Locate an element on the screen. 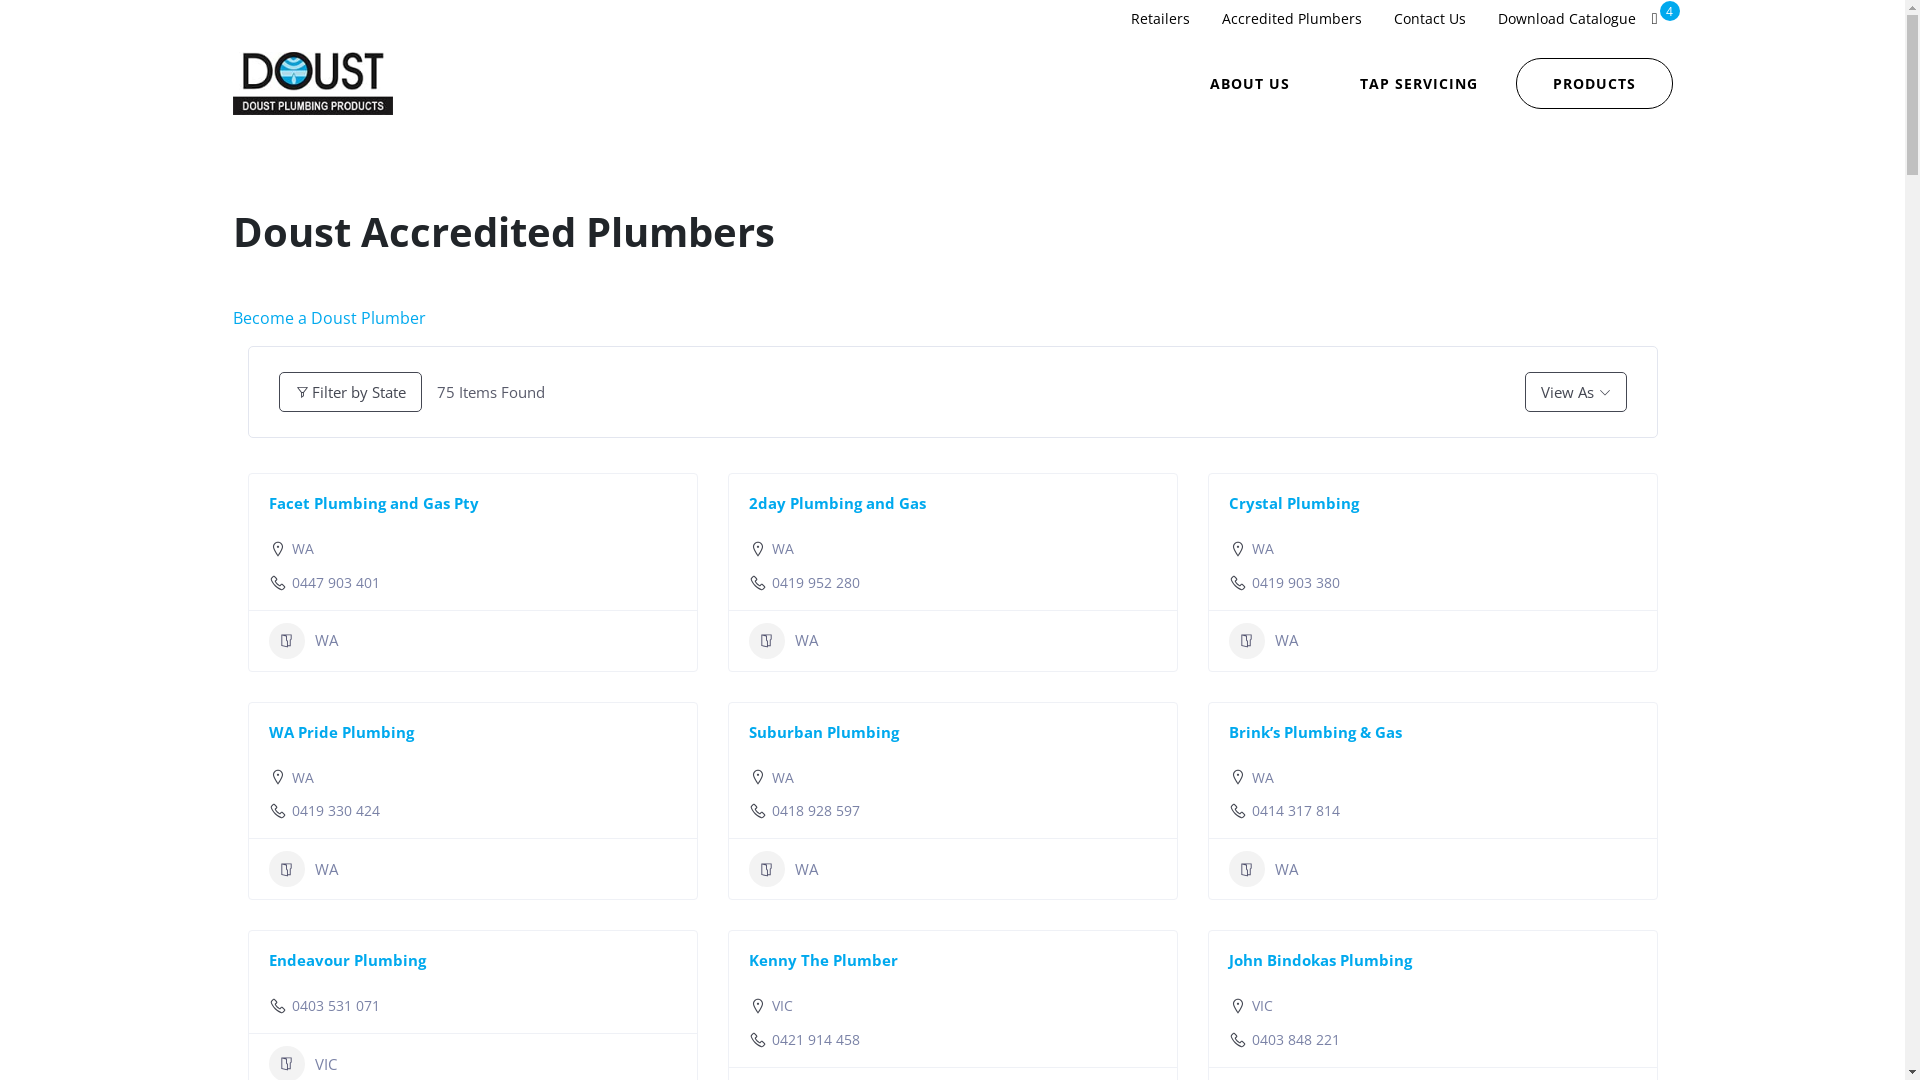 The image size is (1920, 1080). '0418 928 597' is located at coordinates (816, 810).